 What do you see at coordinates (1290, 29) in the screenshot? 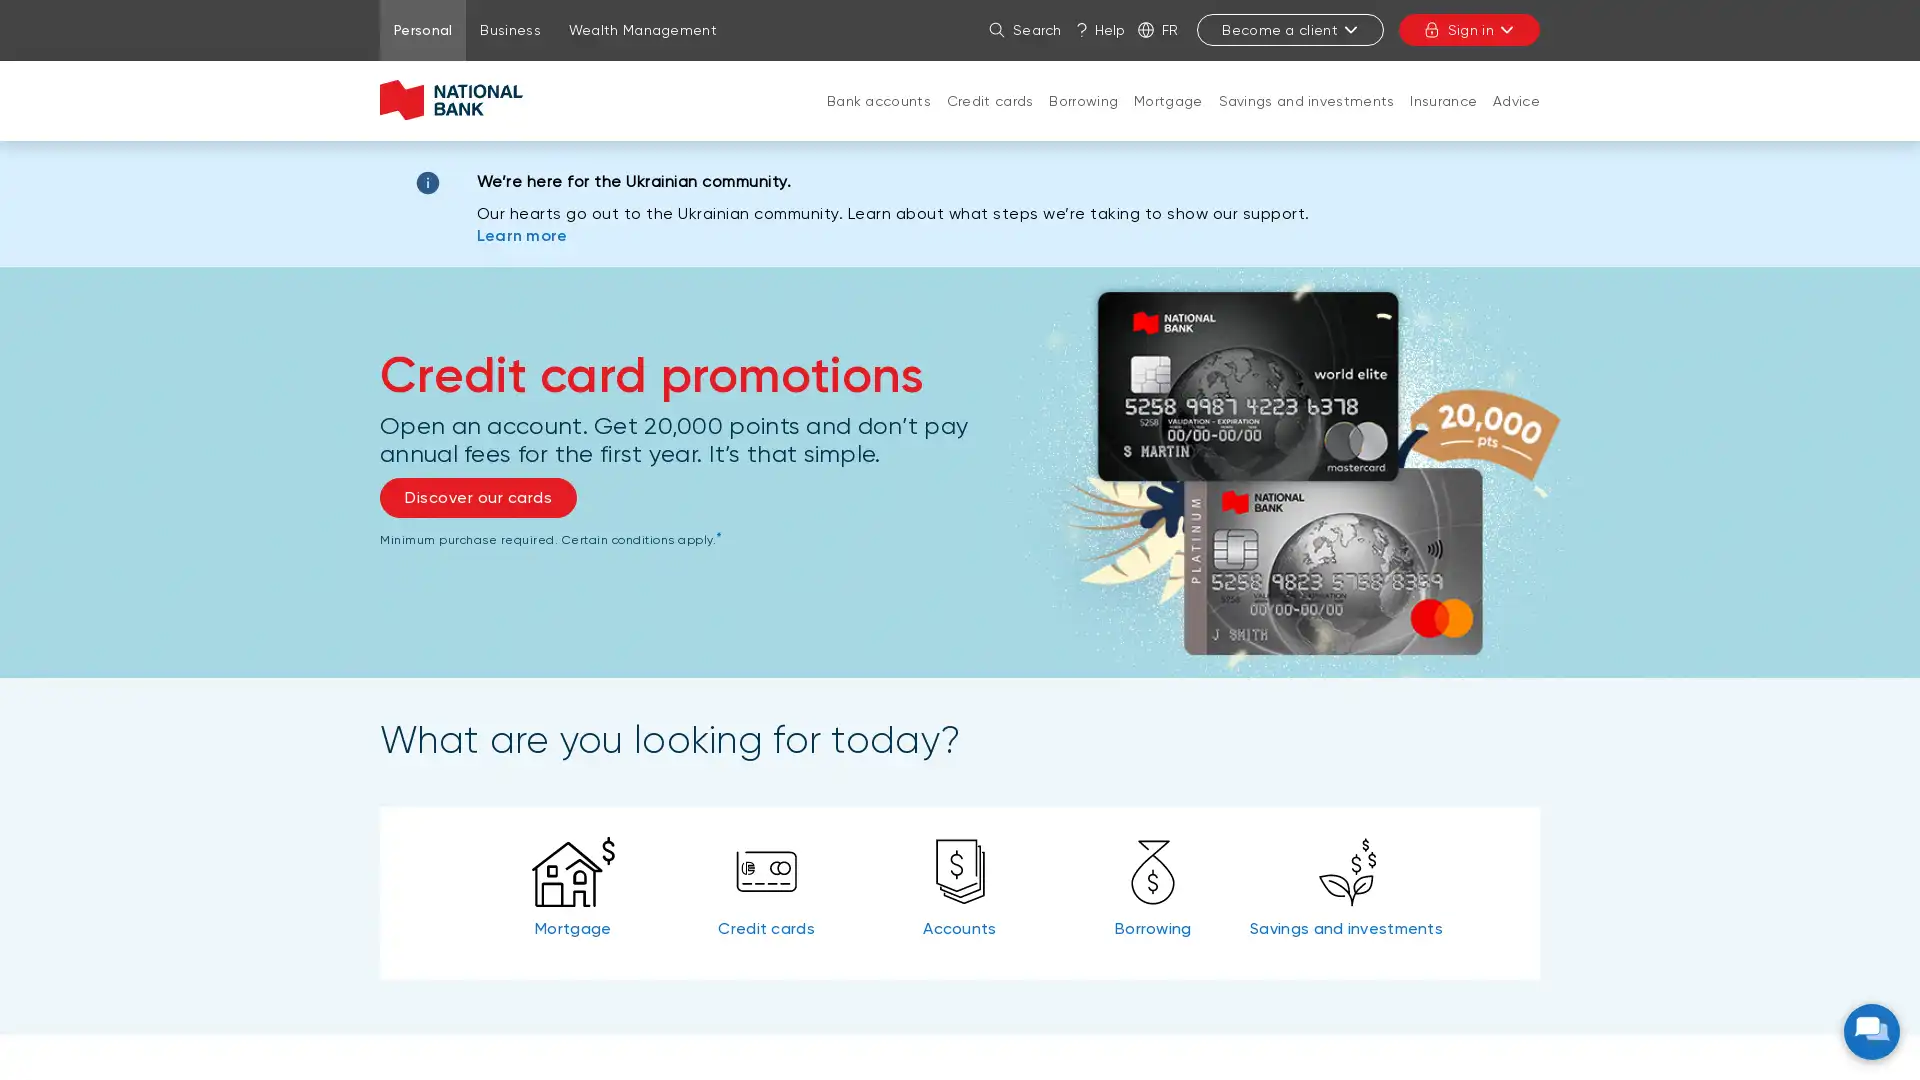
I see `Become a client` at bounding box center [1290, 29].